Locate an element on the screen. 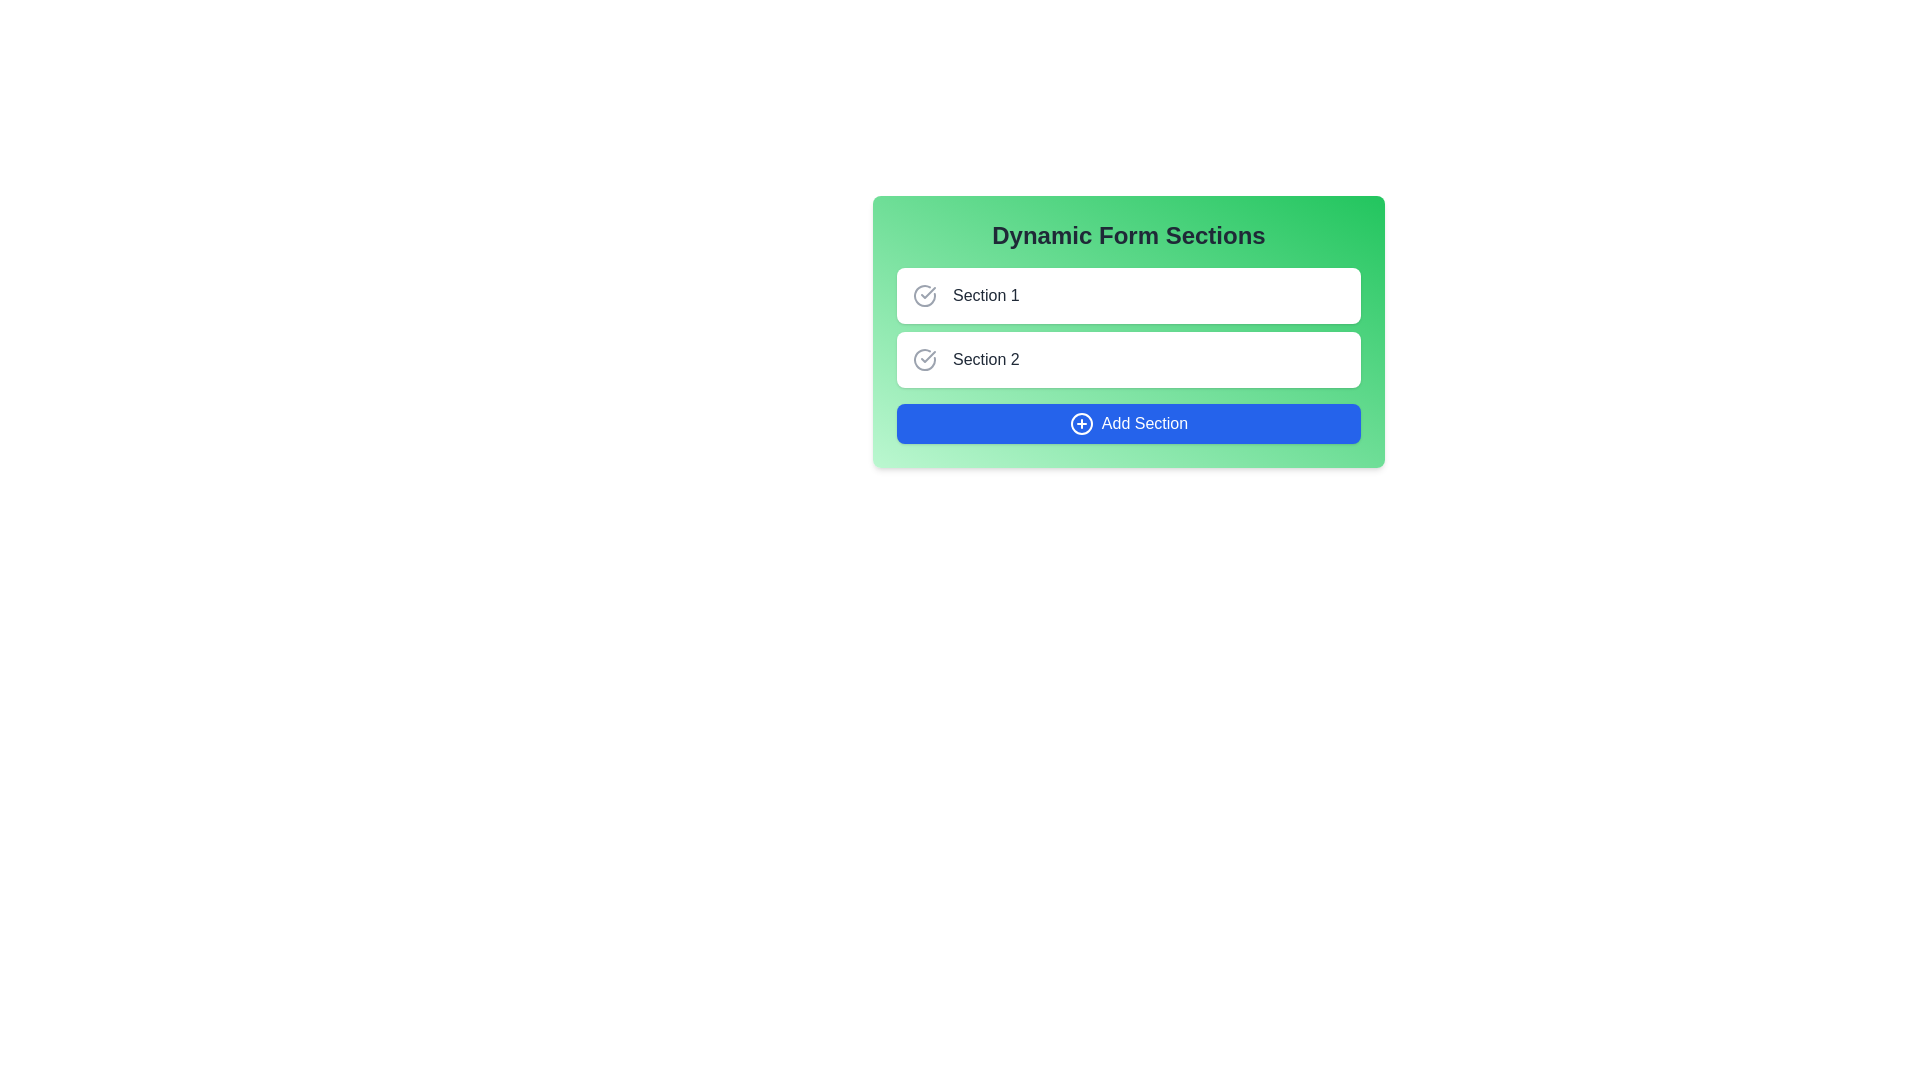 The width and height of the screenshot is (1920, 1080). the title element of the second section in the Dynamic Form Sections, which is displayed with a white background and rounded edges, indicating the section's name is located at coordinates (986, 358).